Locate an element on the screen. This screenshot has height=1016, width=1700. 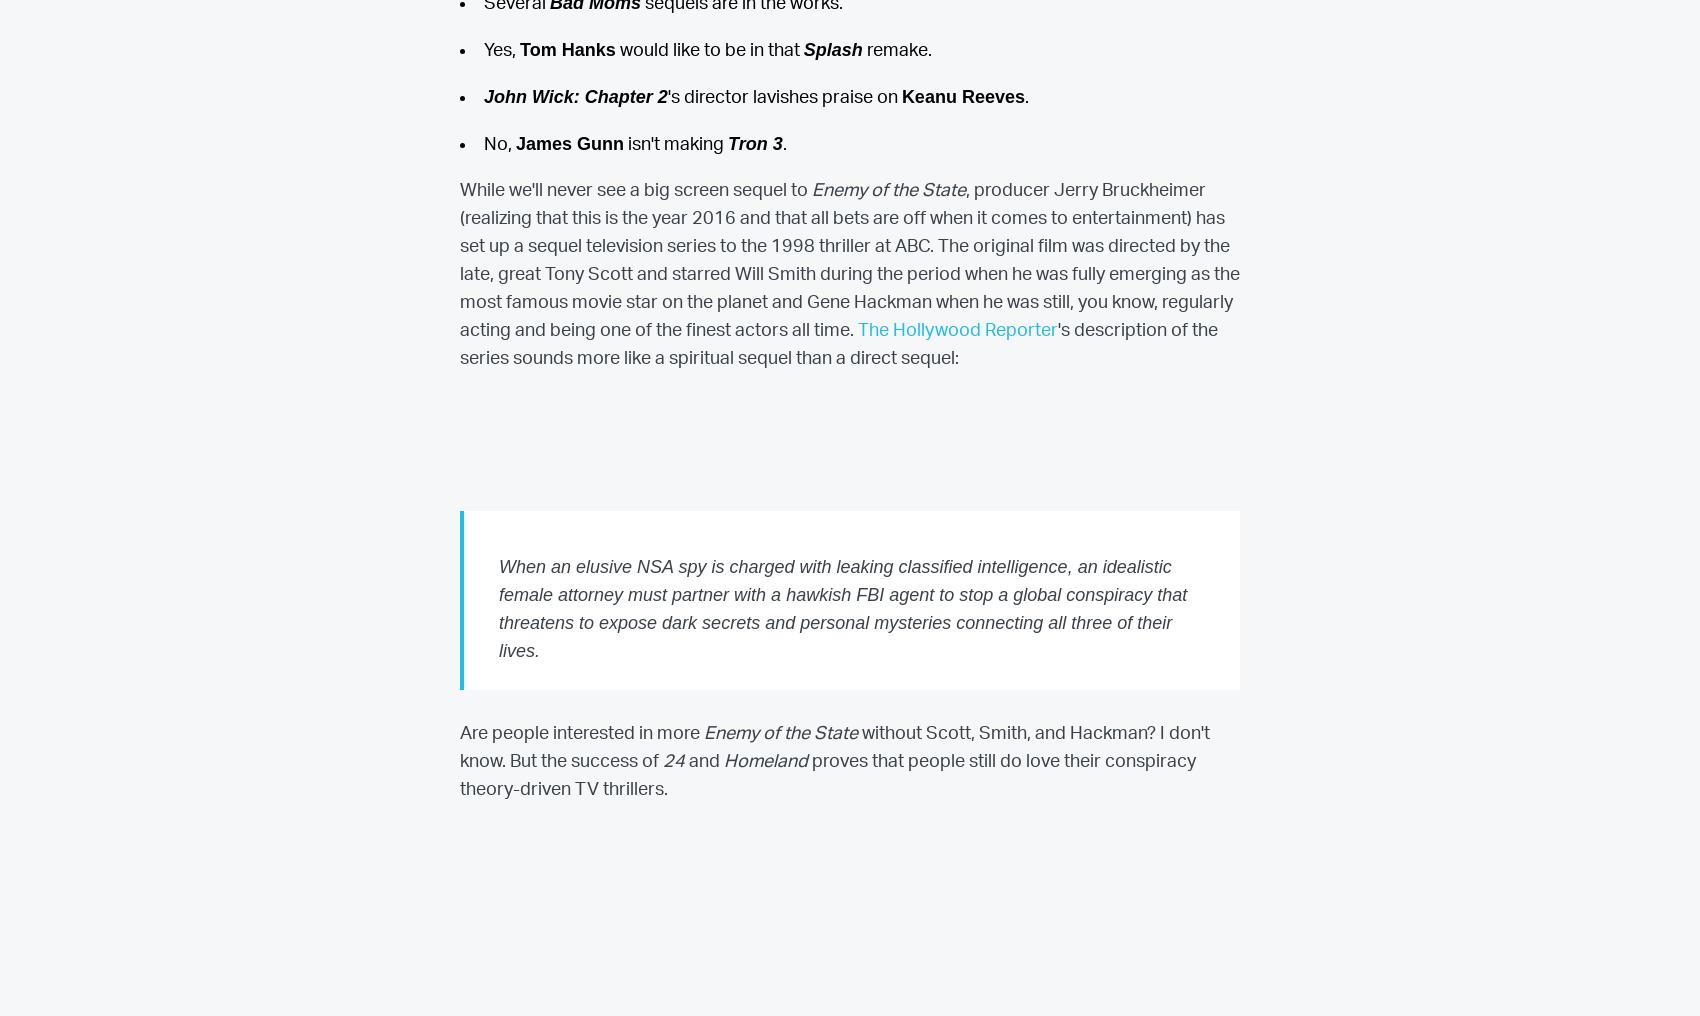
'would like to be in that' is located at coordinates (709, 48).